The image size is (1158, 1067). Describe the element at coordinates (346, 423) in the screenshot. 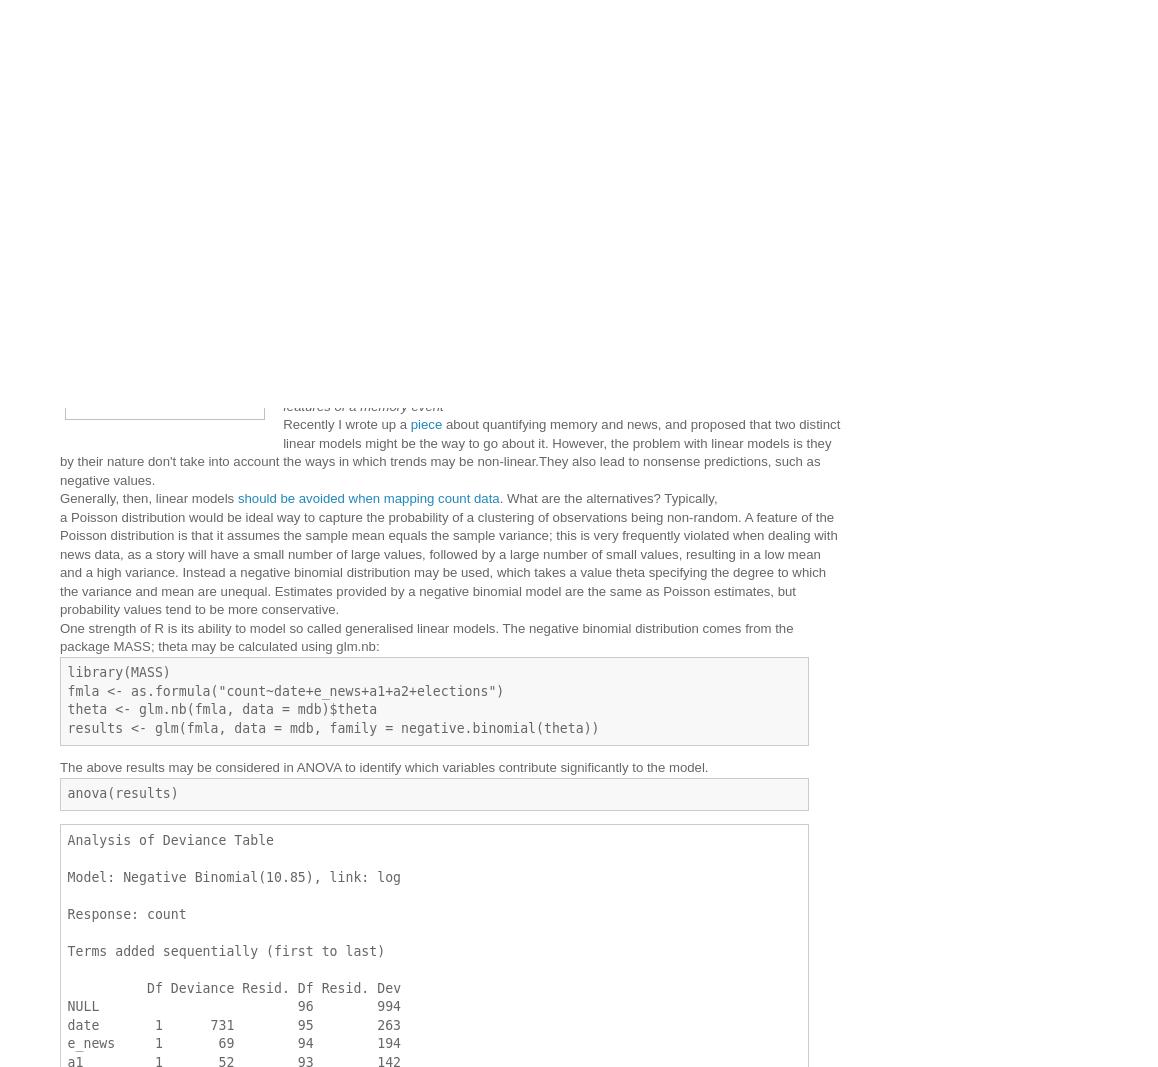

I see `'Recently I wrote up a'` at that location.